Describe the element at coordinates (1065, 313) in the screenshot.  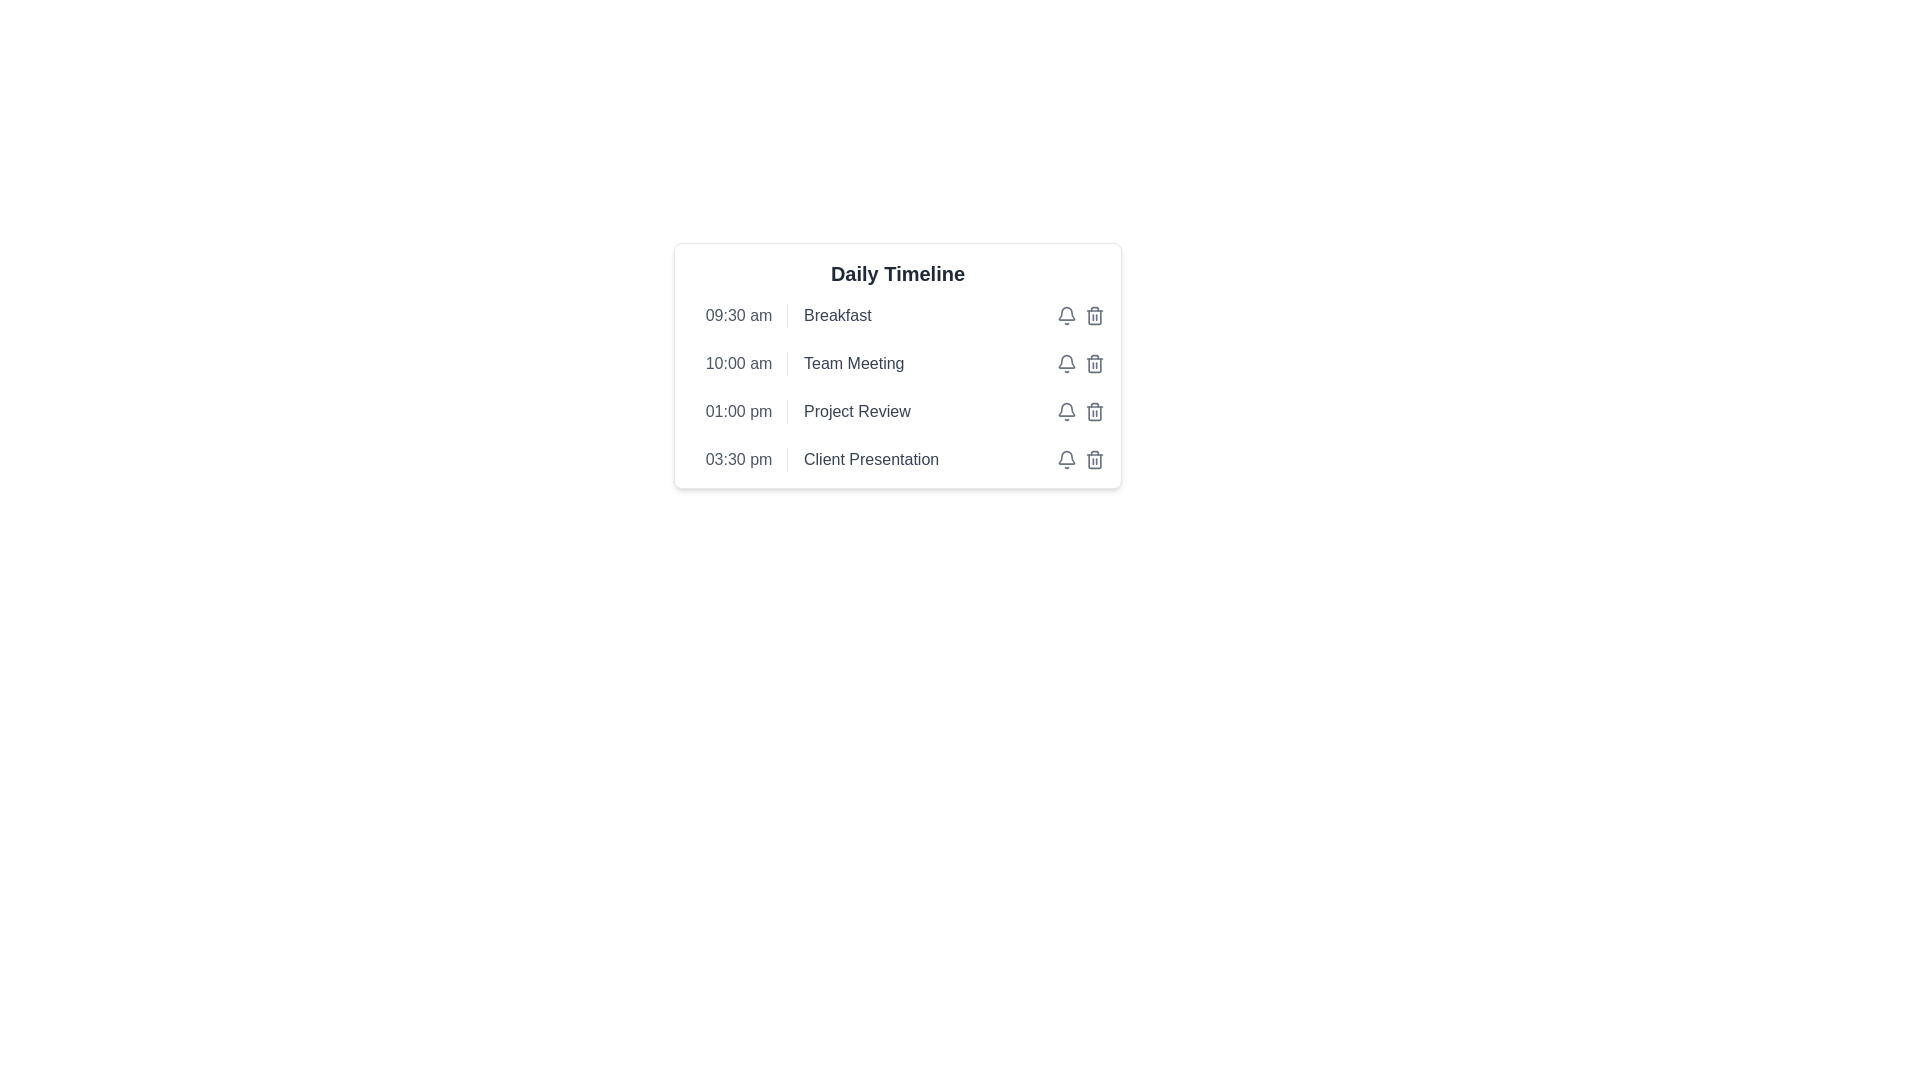
I see `the third bell icon in the 'Daily Timeline' section` at that location.